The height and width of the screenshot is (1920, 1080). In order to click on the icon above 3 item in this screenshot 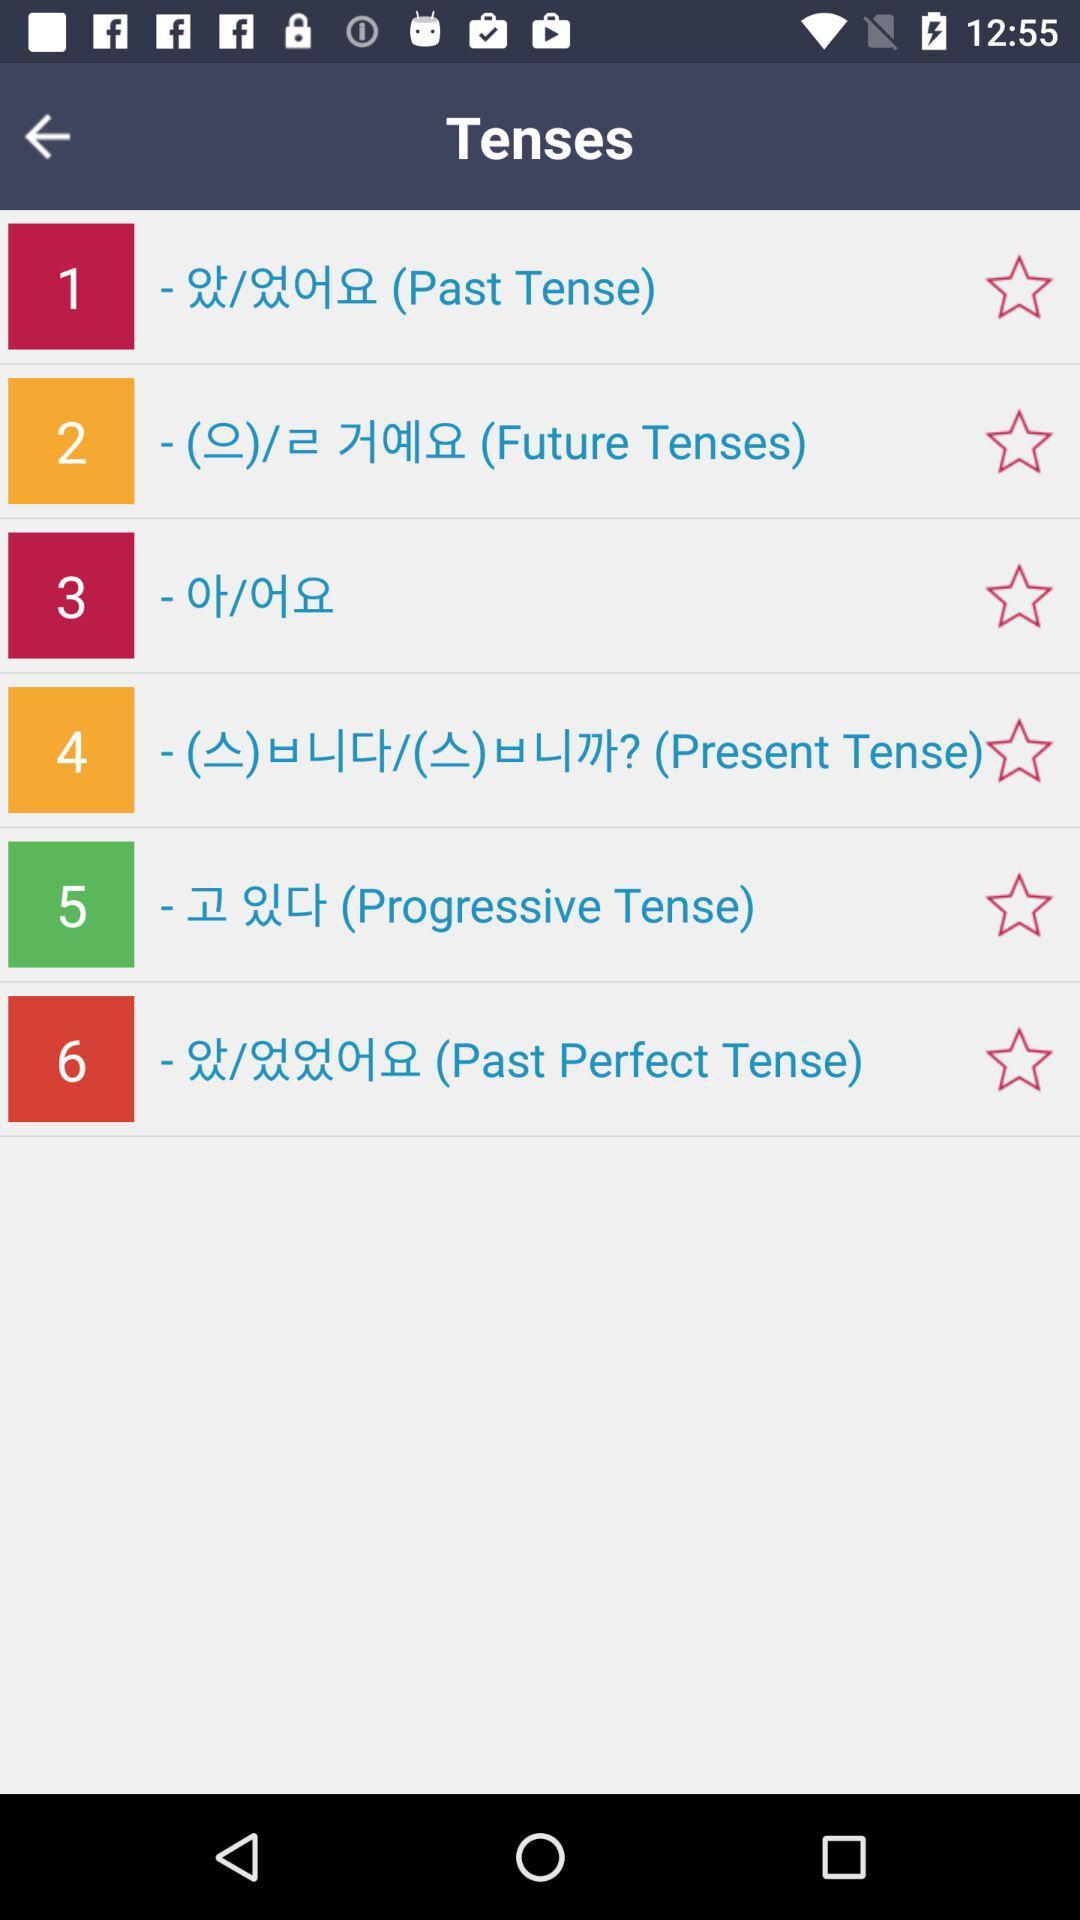, I will do `click(70, 440)`.